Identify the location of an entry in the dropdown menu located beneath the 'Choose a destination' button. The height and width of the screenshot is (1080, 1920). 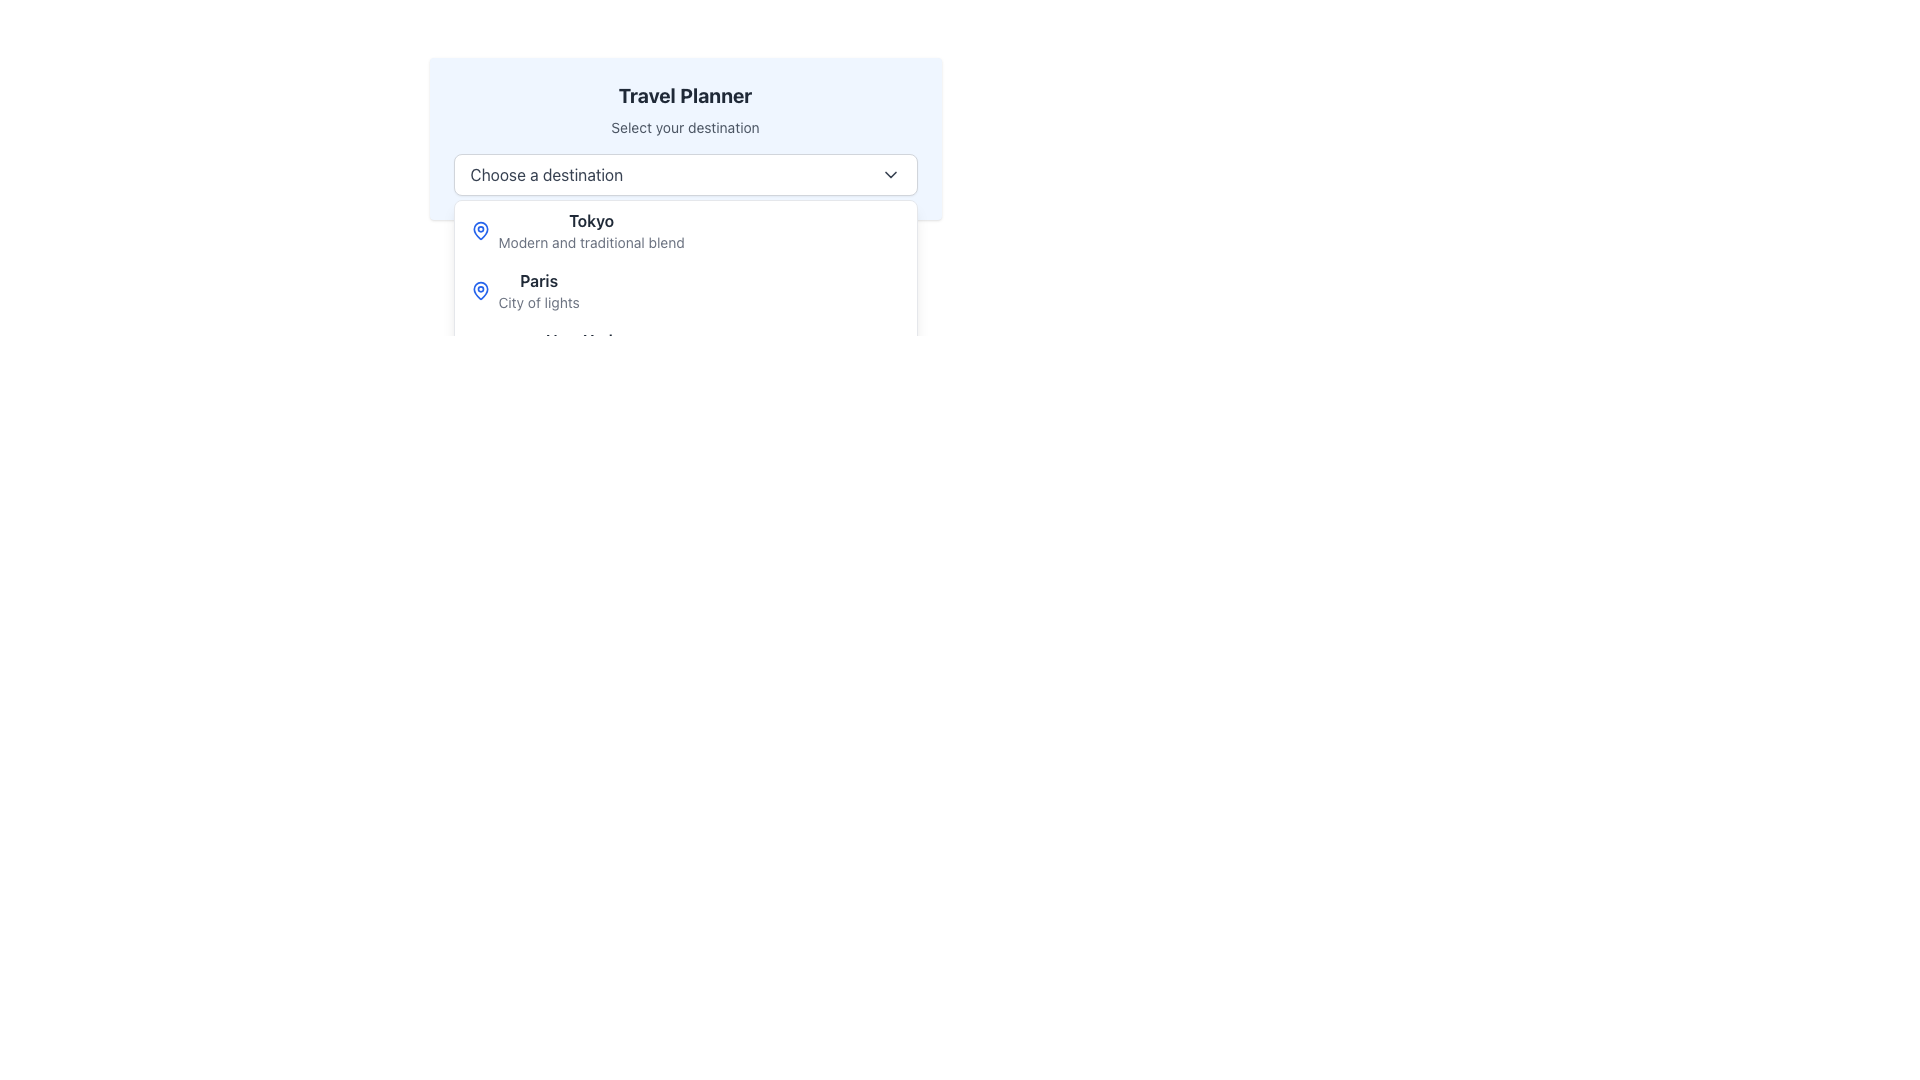
(685, 319).